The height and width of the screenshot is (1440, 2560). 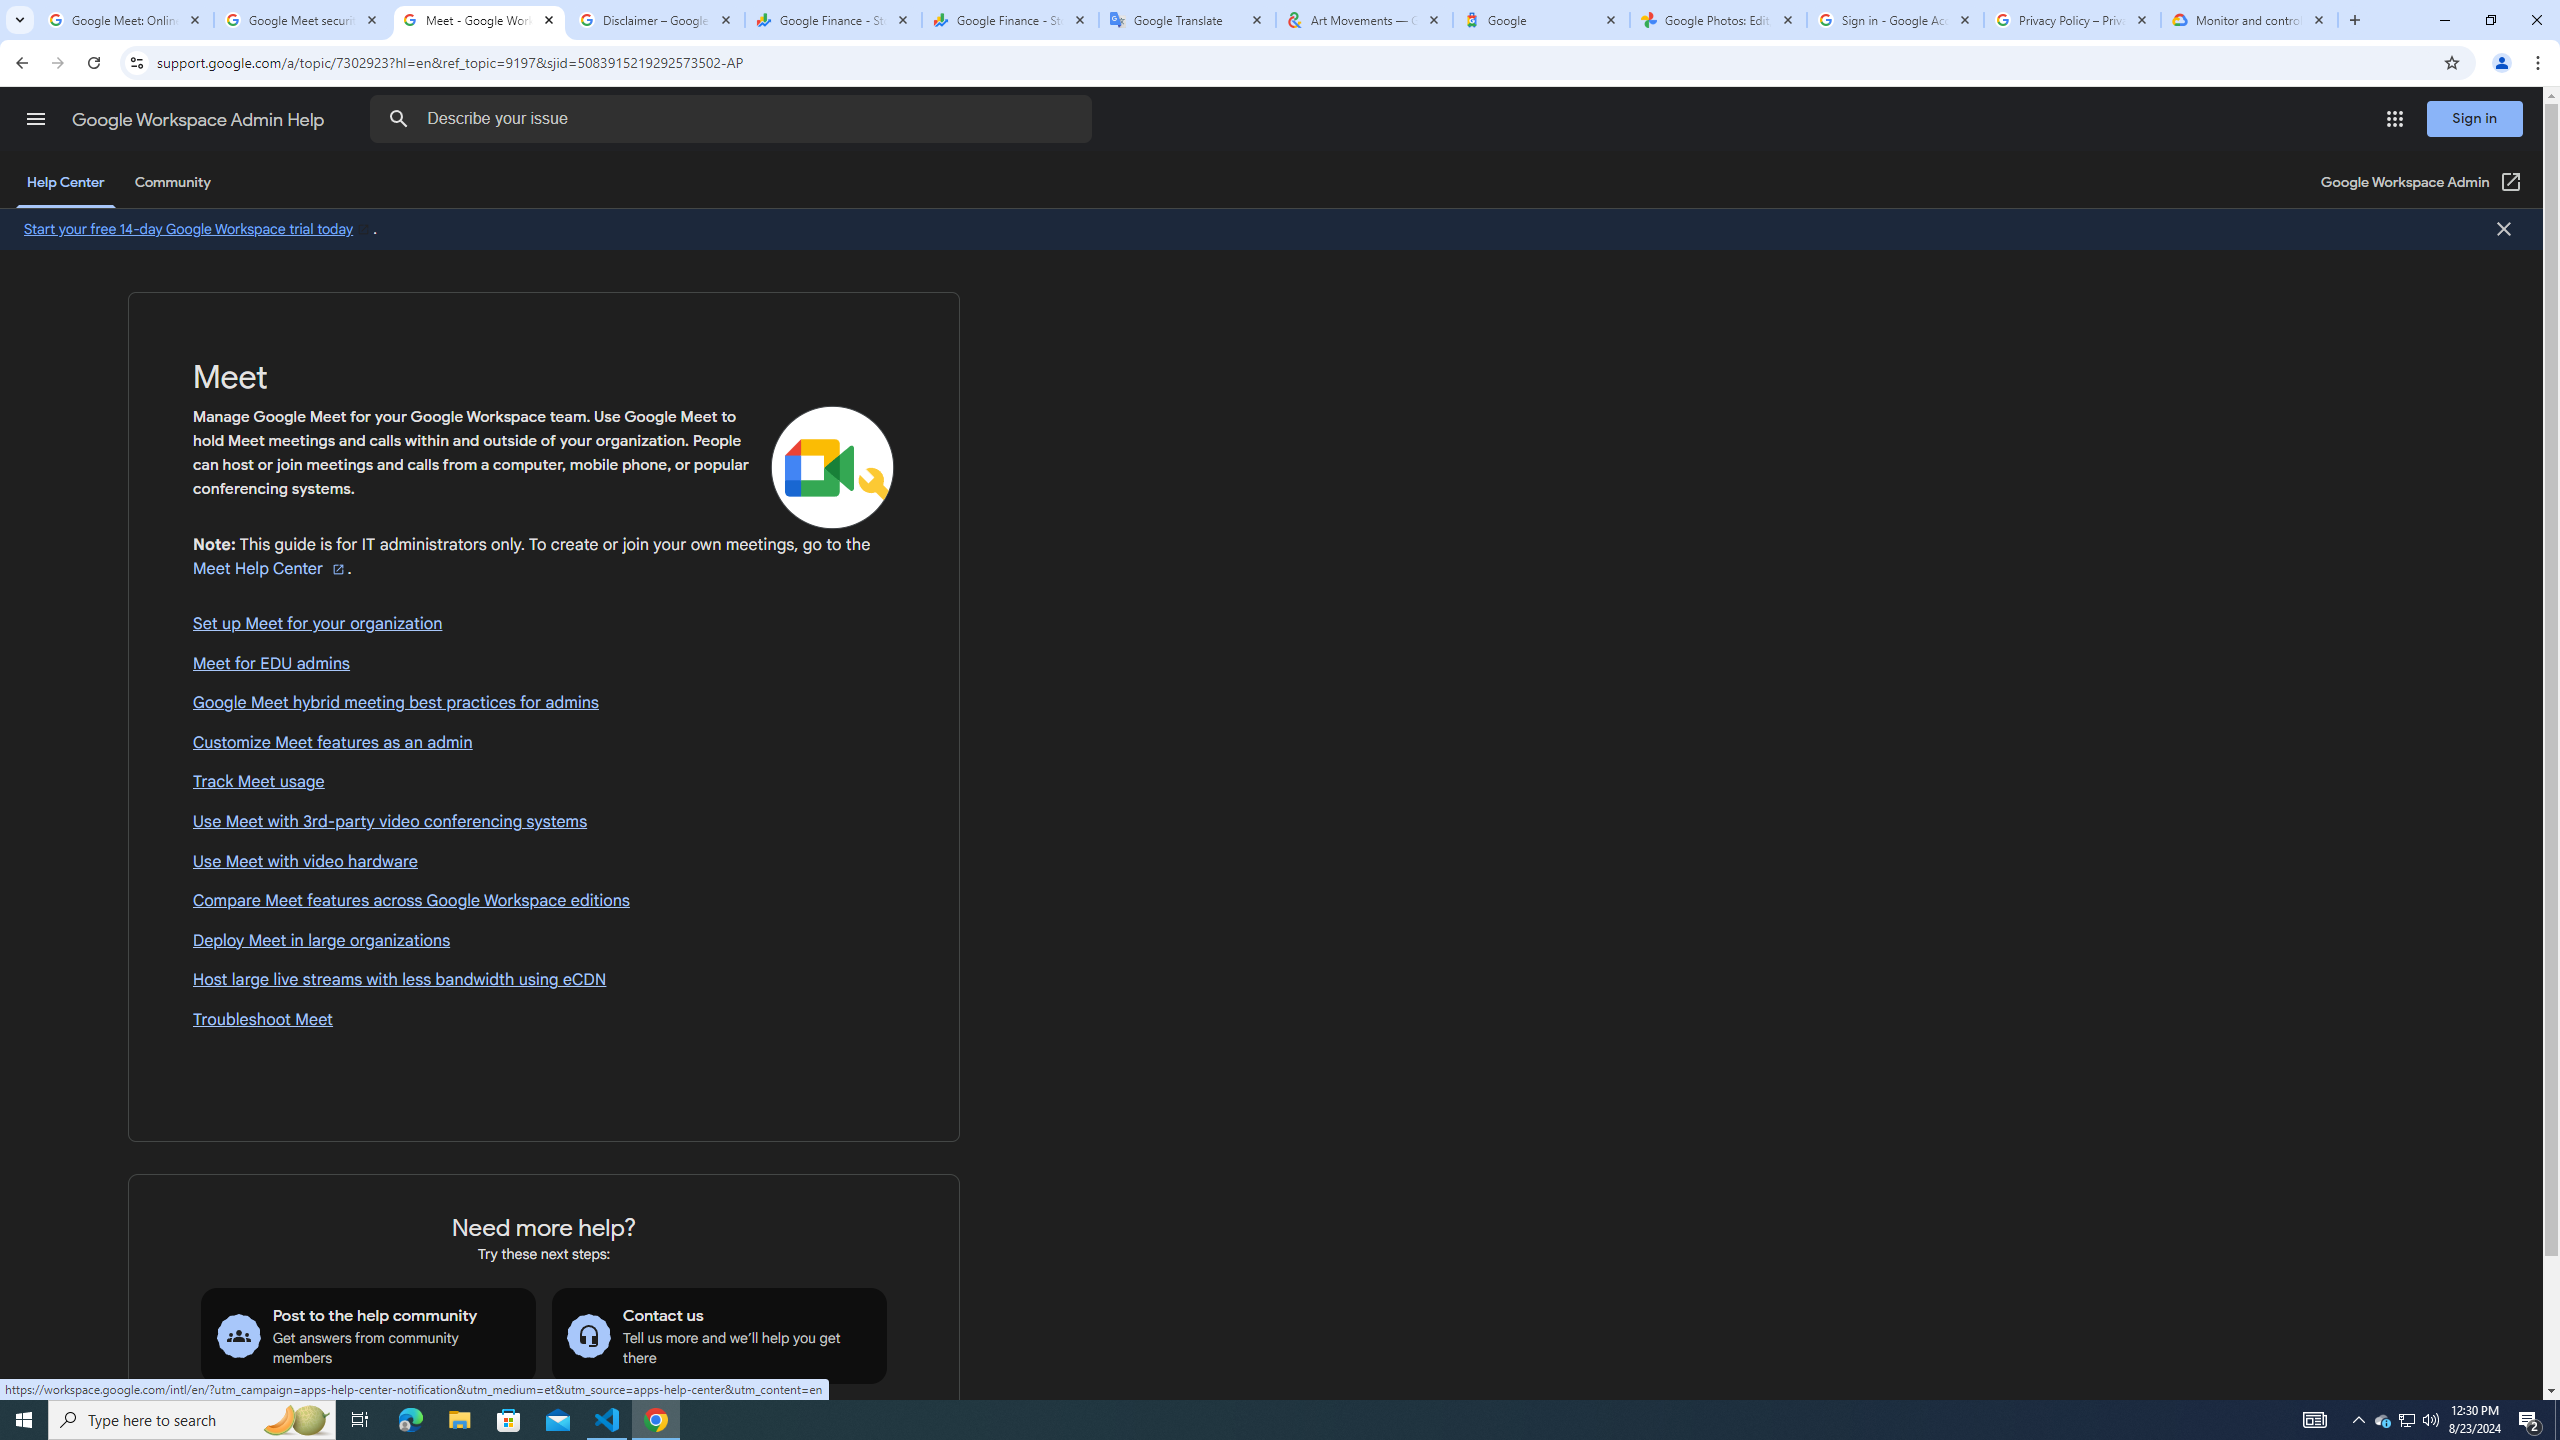 I want to click on 'Meet - Google Workspace Admin Help', so click(x=477, y=19).